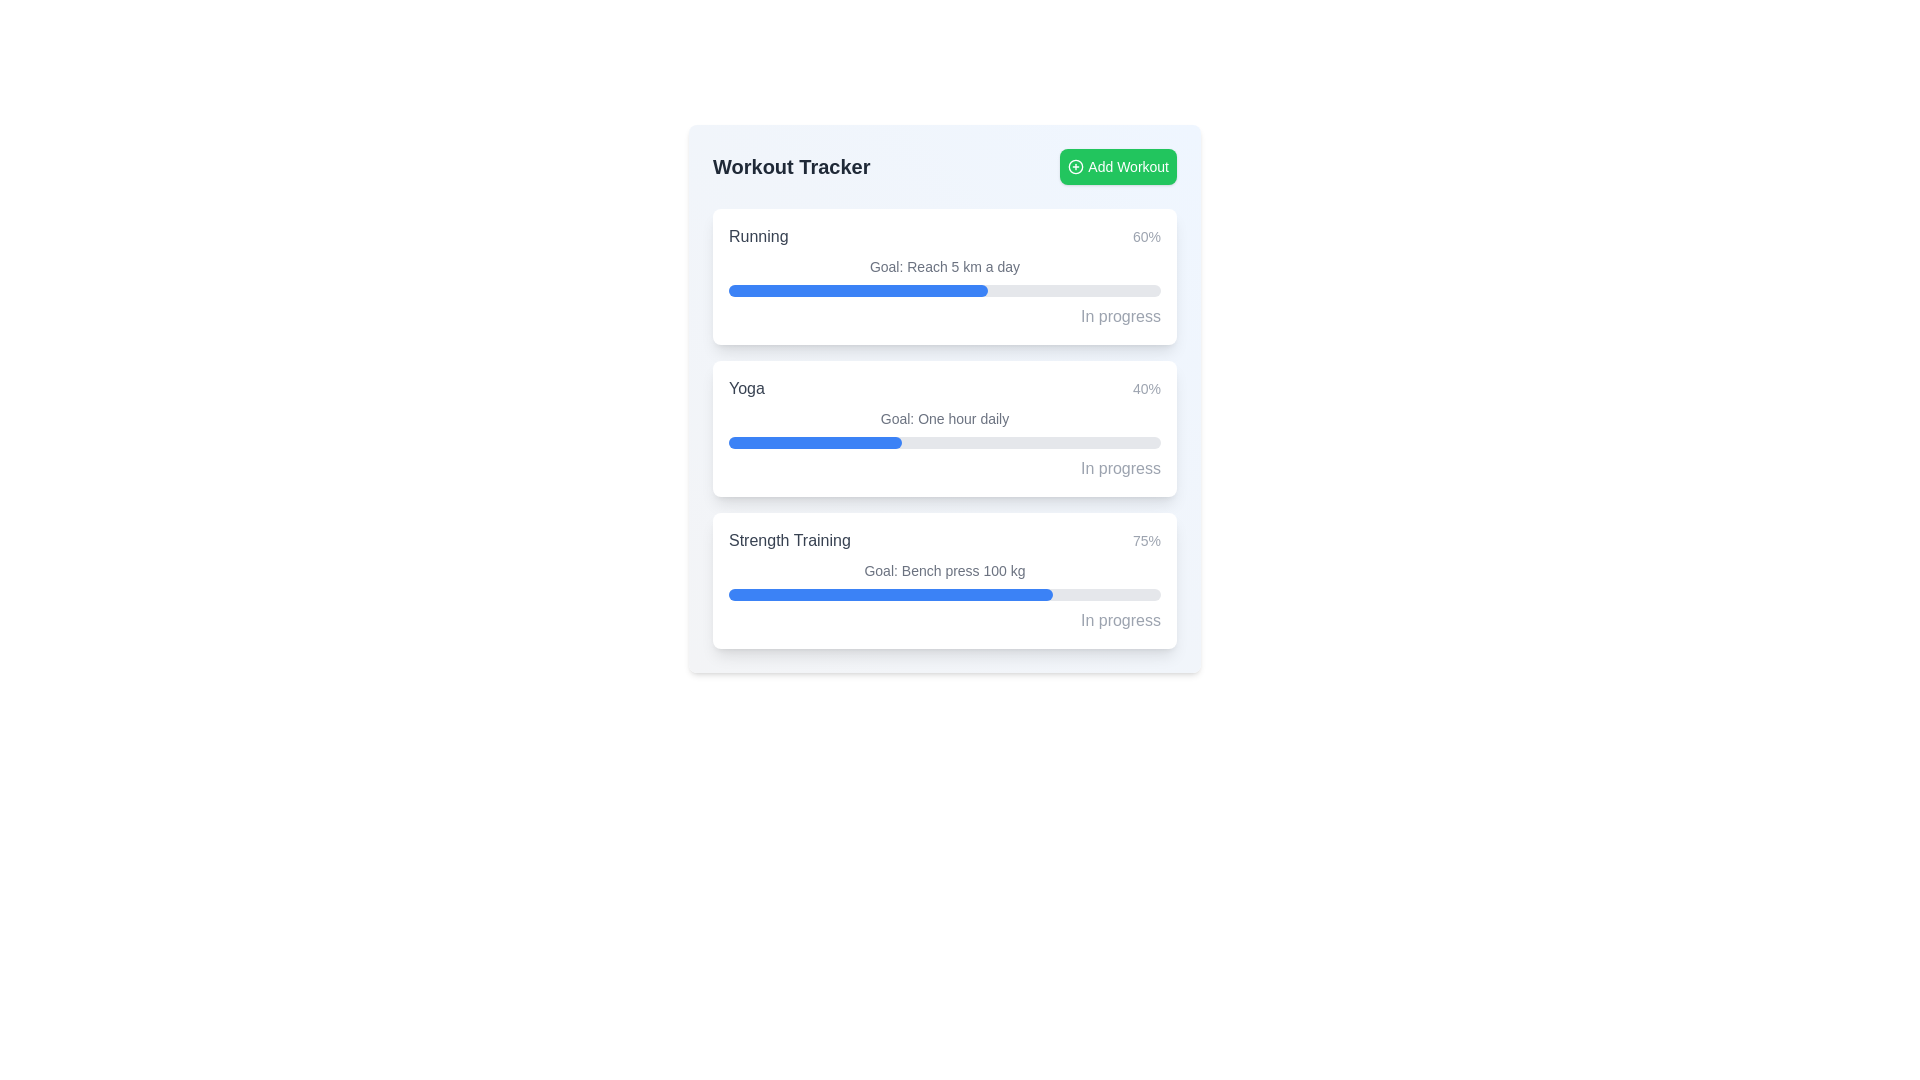 The image size is (1920, 1080). I want to click on the text label displaying 'In progress' in light gray color, located inside the 'Running' task card, to the far right of the progress bar, so click(1120, 315).